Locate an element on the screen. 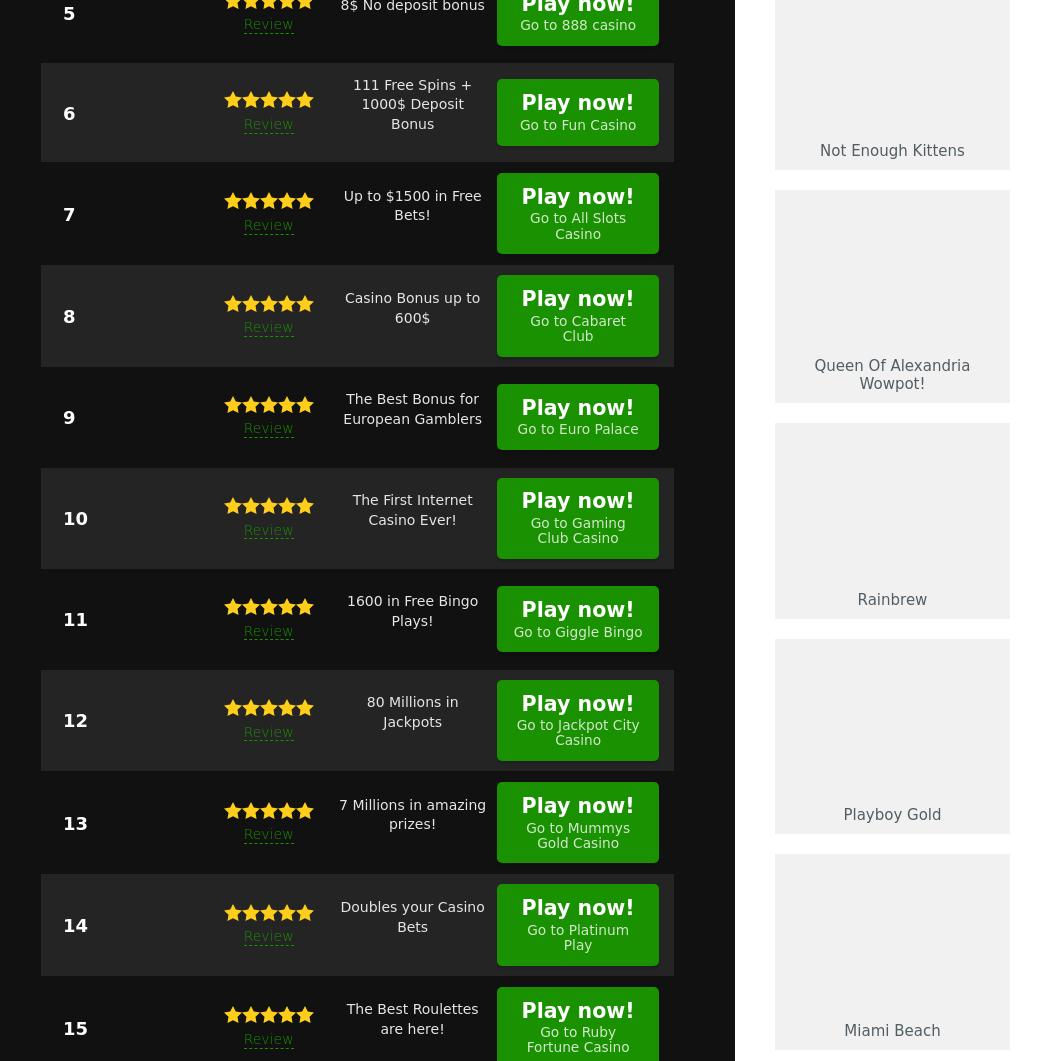 This screenshot has height=1061, width=1050. 'Go to All Slots Casino' is located at coordinates (530, 224).